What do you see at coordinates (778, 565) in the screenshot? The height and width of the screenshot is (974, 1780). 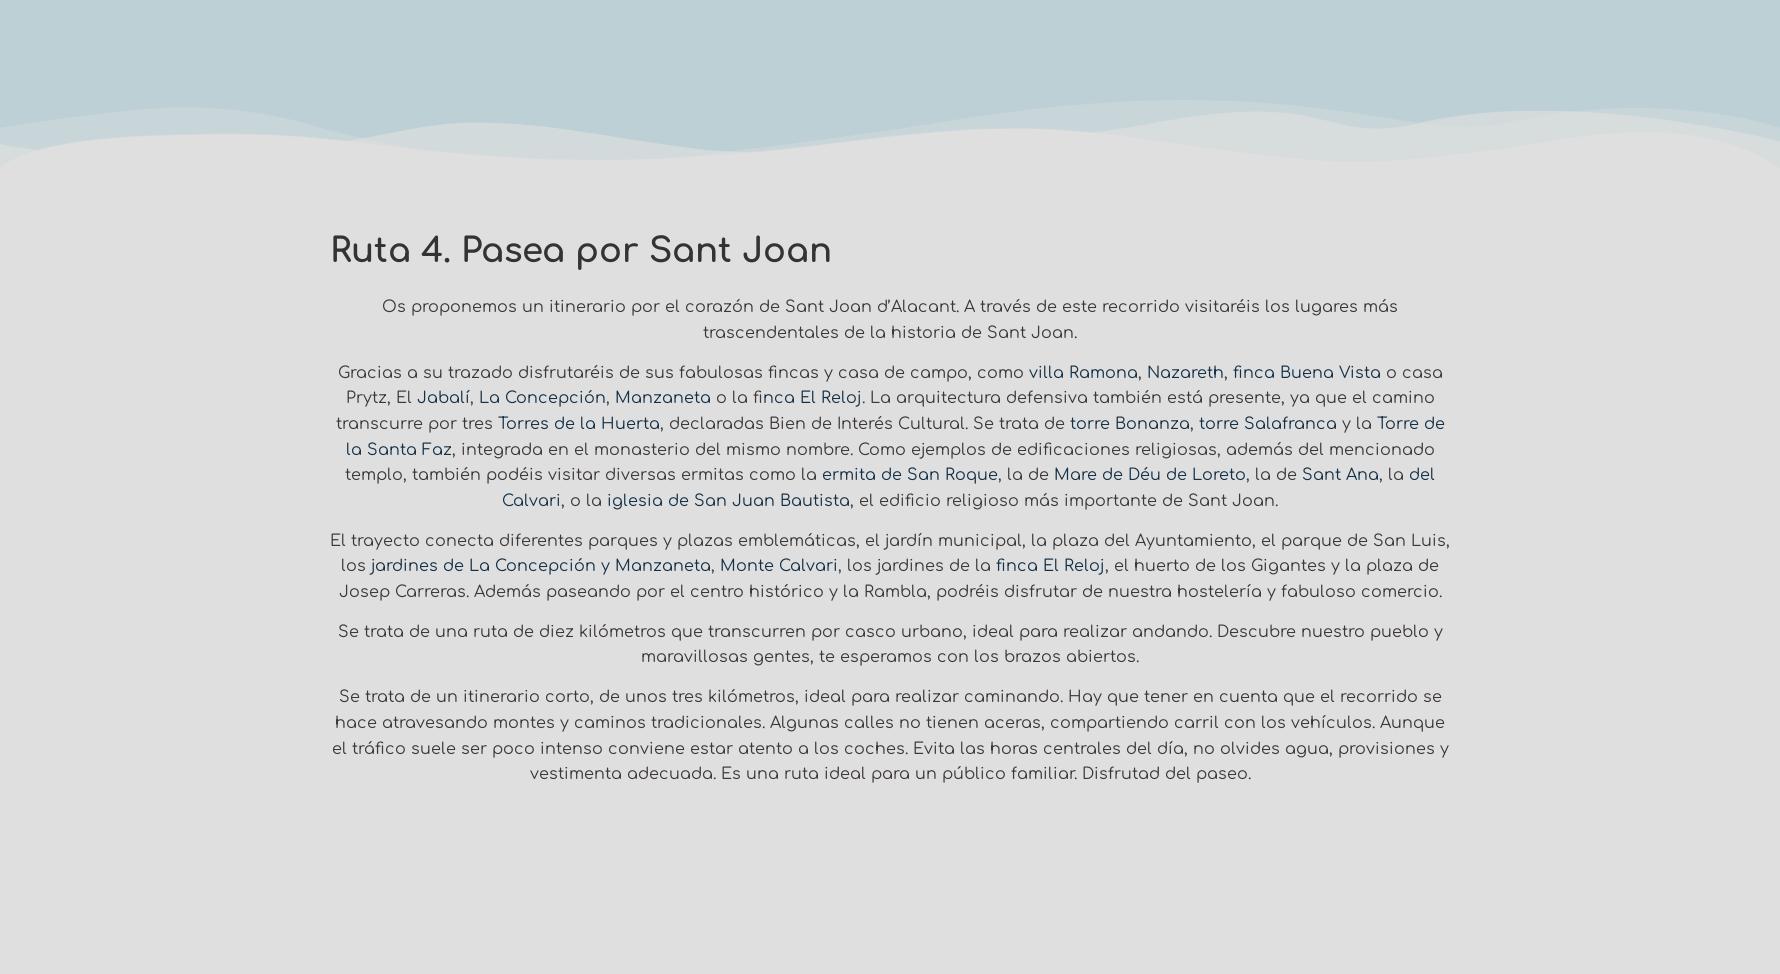 I see `'Monte Calvari'` at bounding box center [778, 565].